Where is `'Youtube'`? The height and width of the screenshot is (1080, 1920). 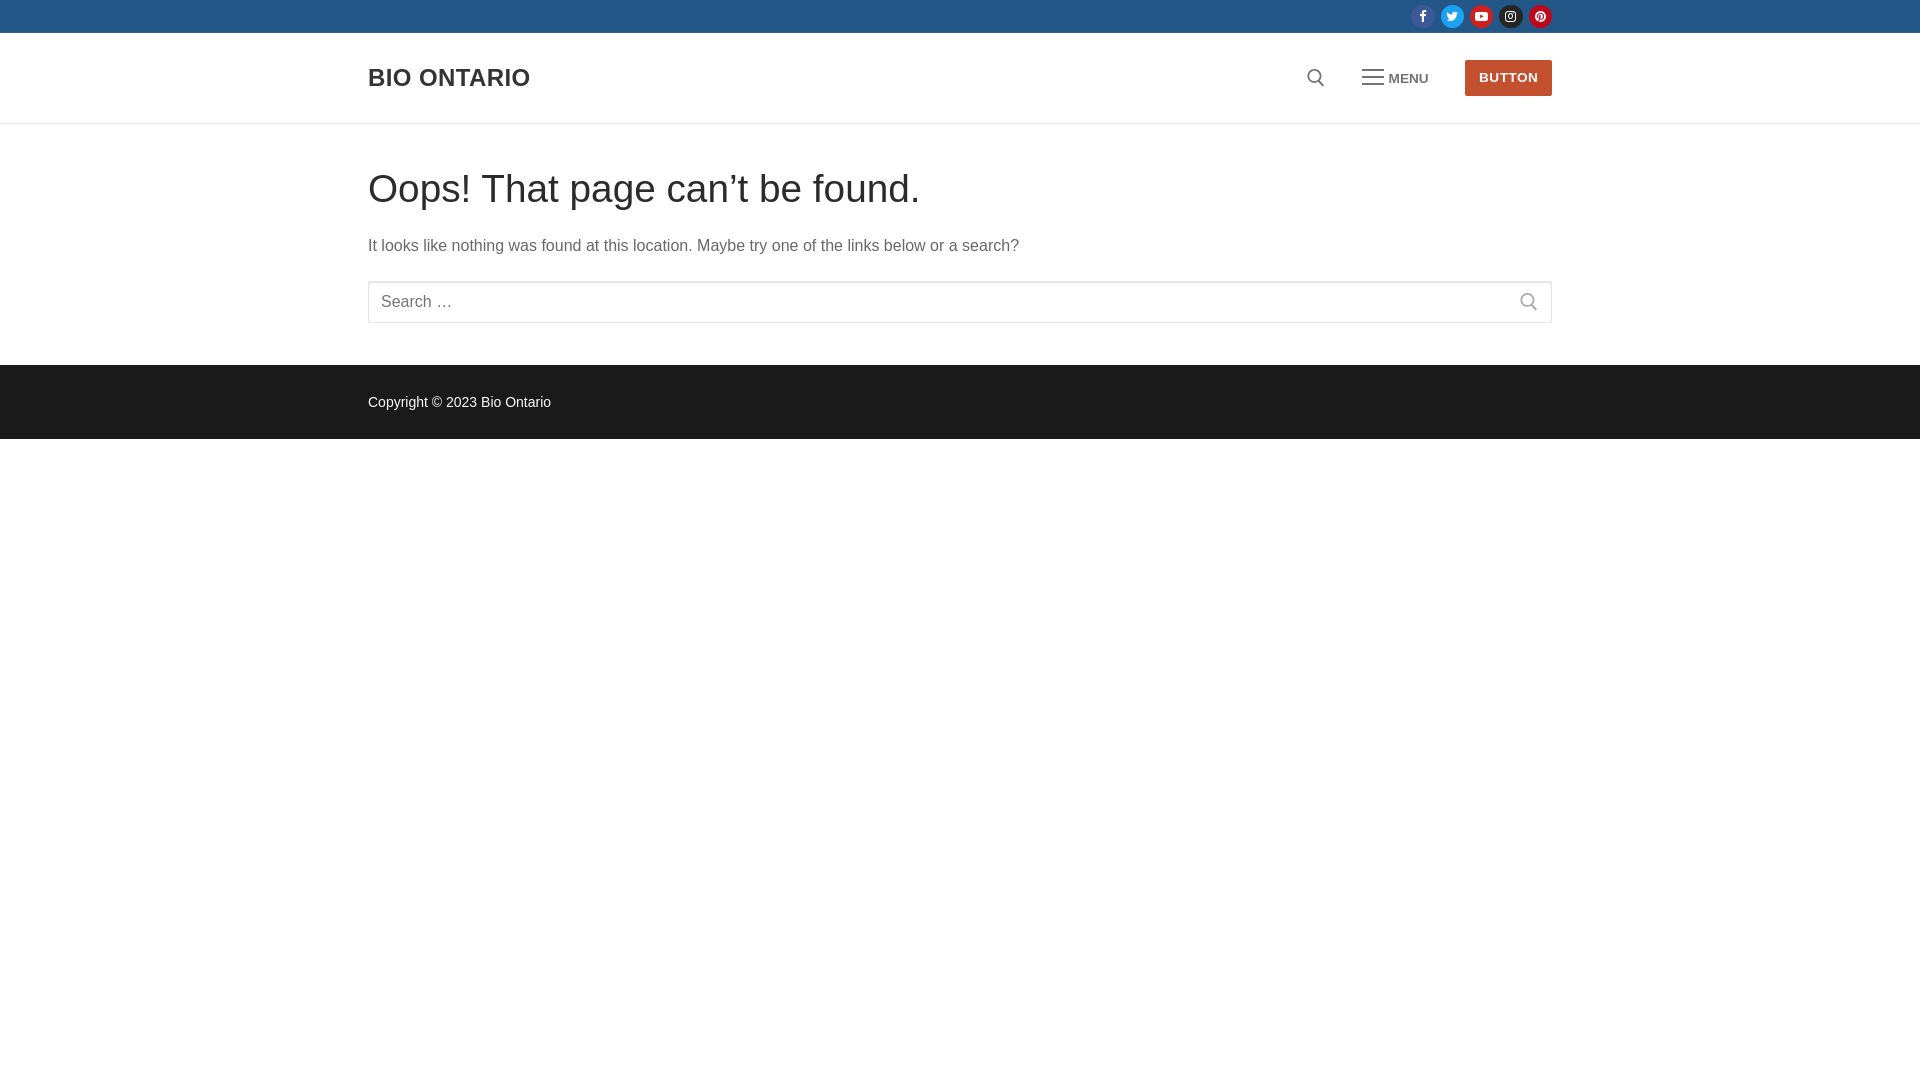 'Youtube' is located at coordinates (1481, 16).